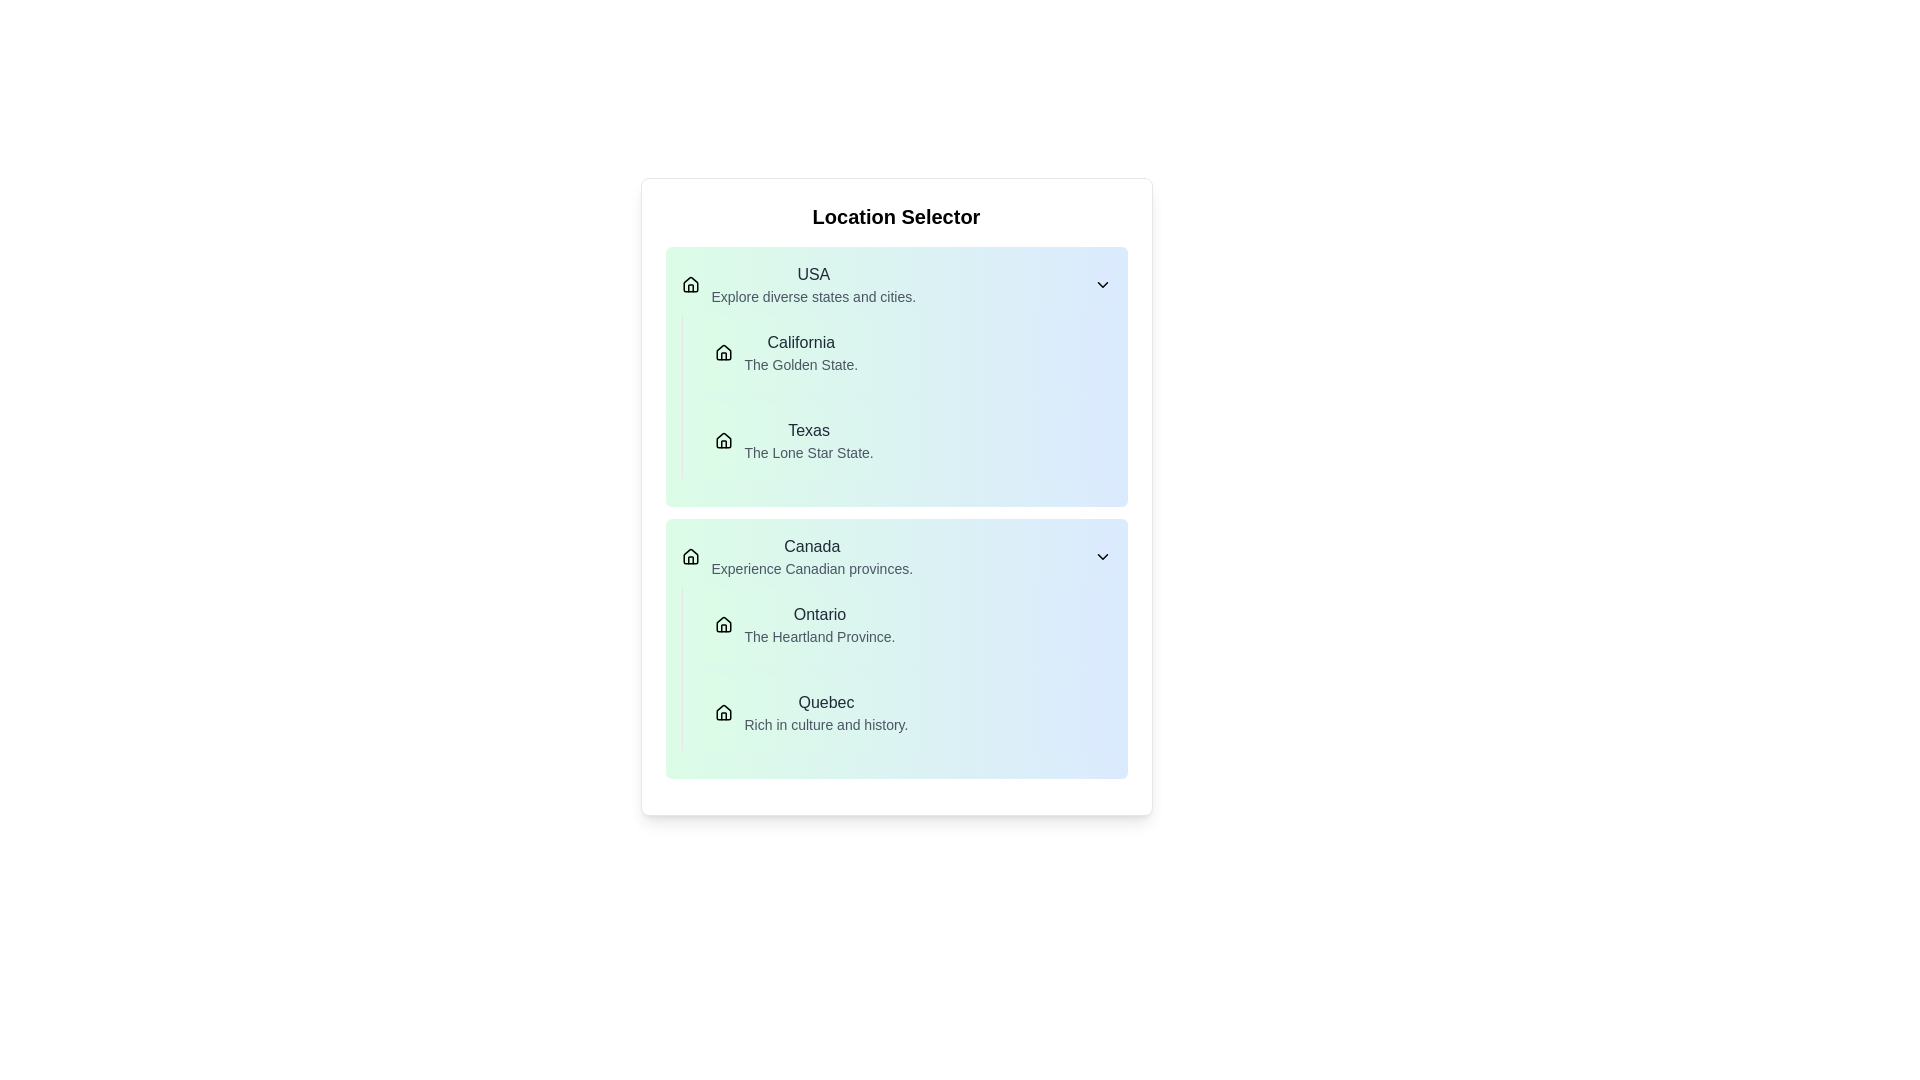 The image size is (1920, 1080). I want to click on the text block displaying 'Texas' in bold with 'The Lone Star State.' below it, located under the 'USA' section in the 'Location Selector' interface, so click(809, 439).